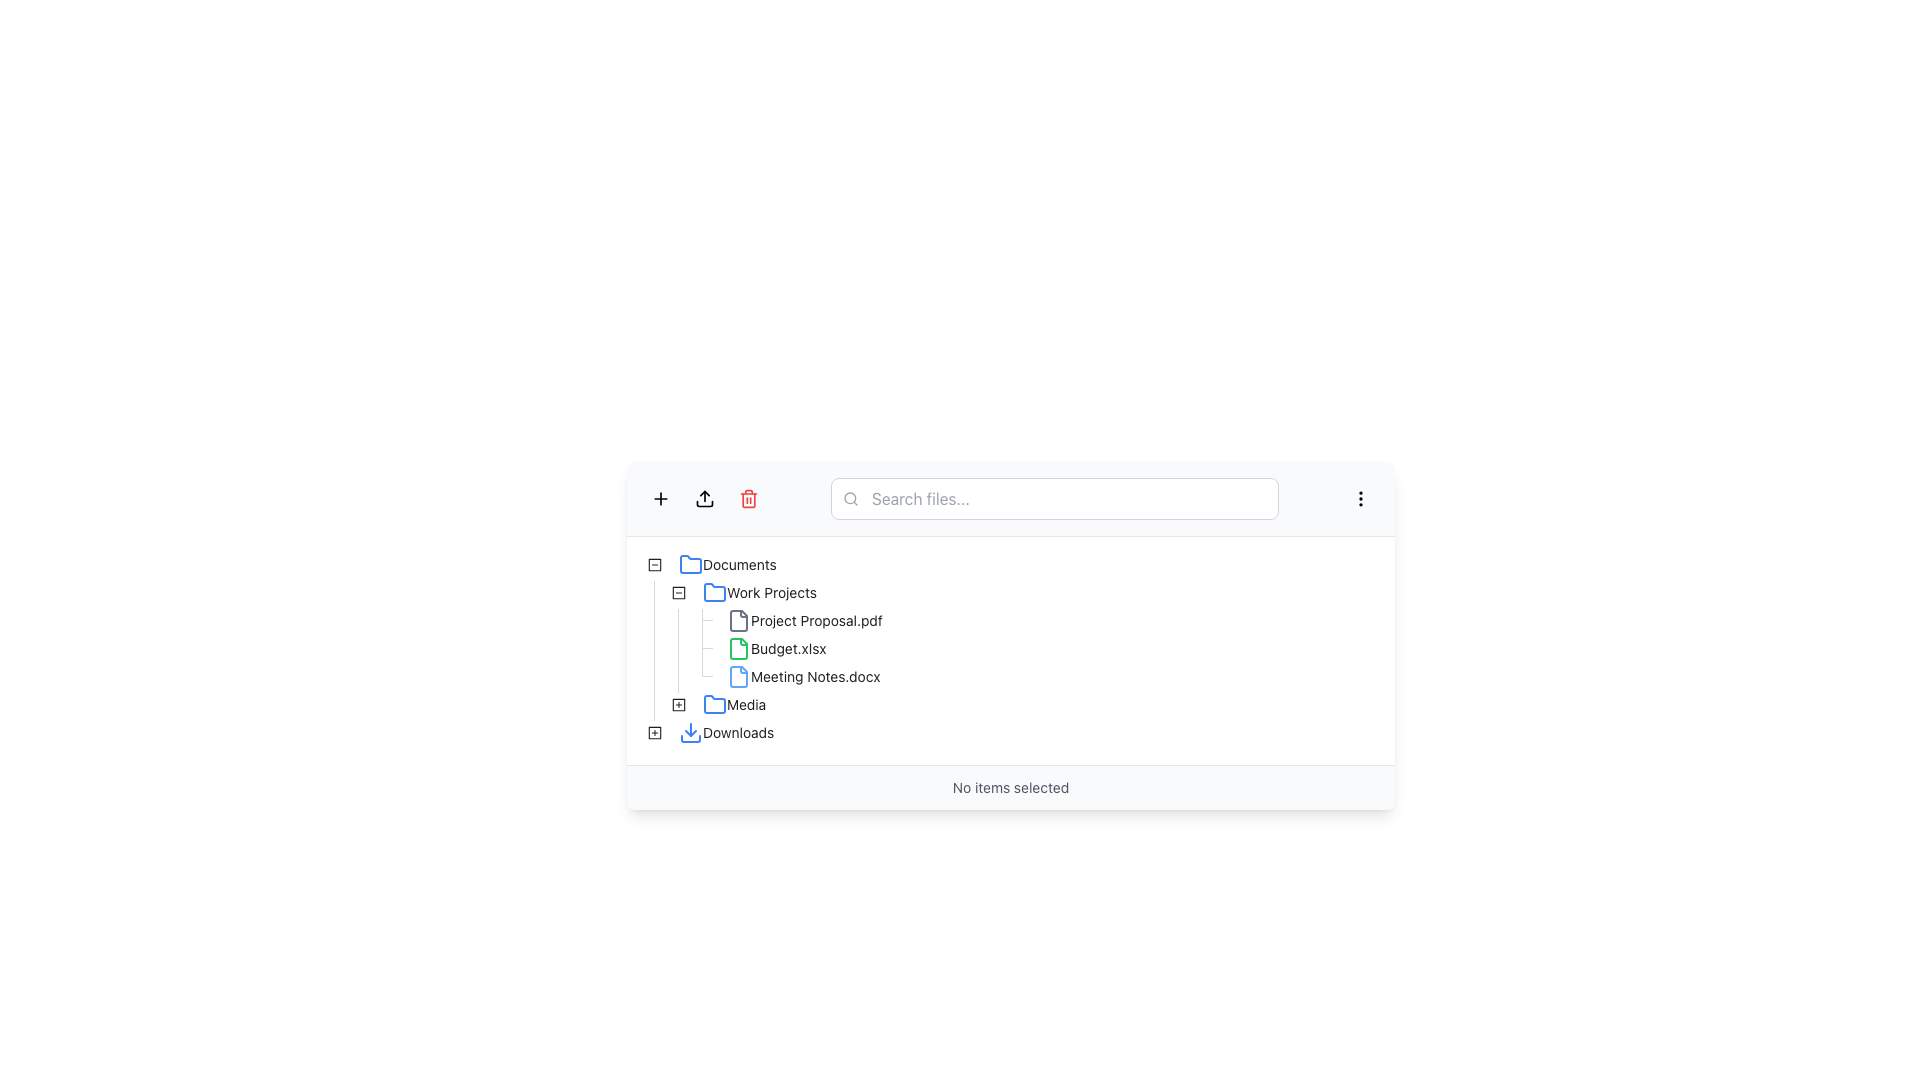 This screenshot has height=1080, width=1920. Describe the element at coordinates (765, 620) in the screenshot. I see `to select the 'Project Proposal.pdf' file in the tree view, which is the first leaf node under the 'Work Projects' folder in the 'Documents' directory` at that location.